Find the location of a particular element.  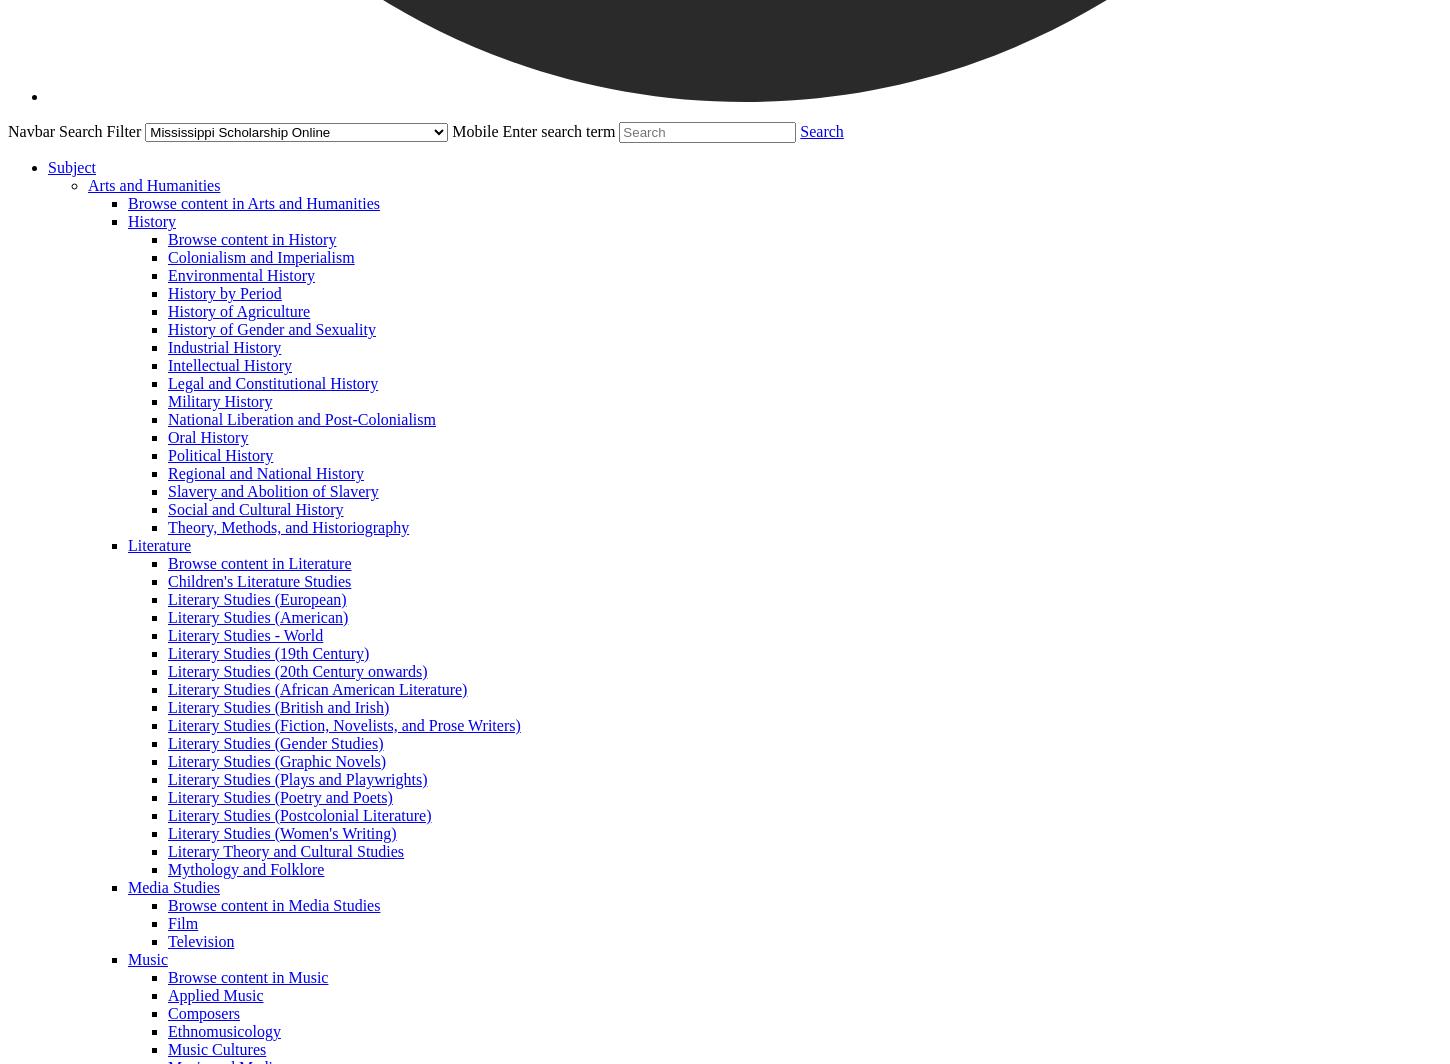

'History of Gender and Sexuality' is located at coordinates (167, 329).